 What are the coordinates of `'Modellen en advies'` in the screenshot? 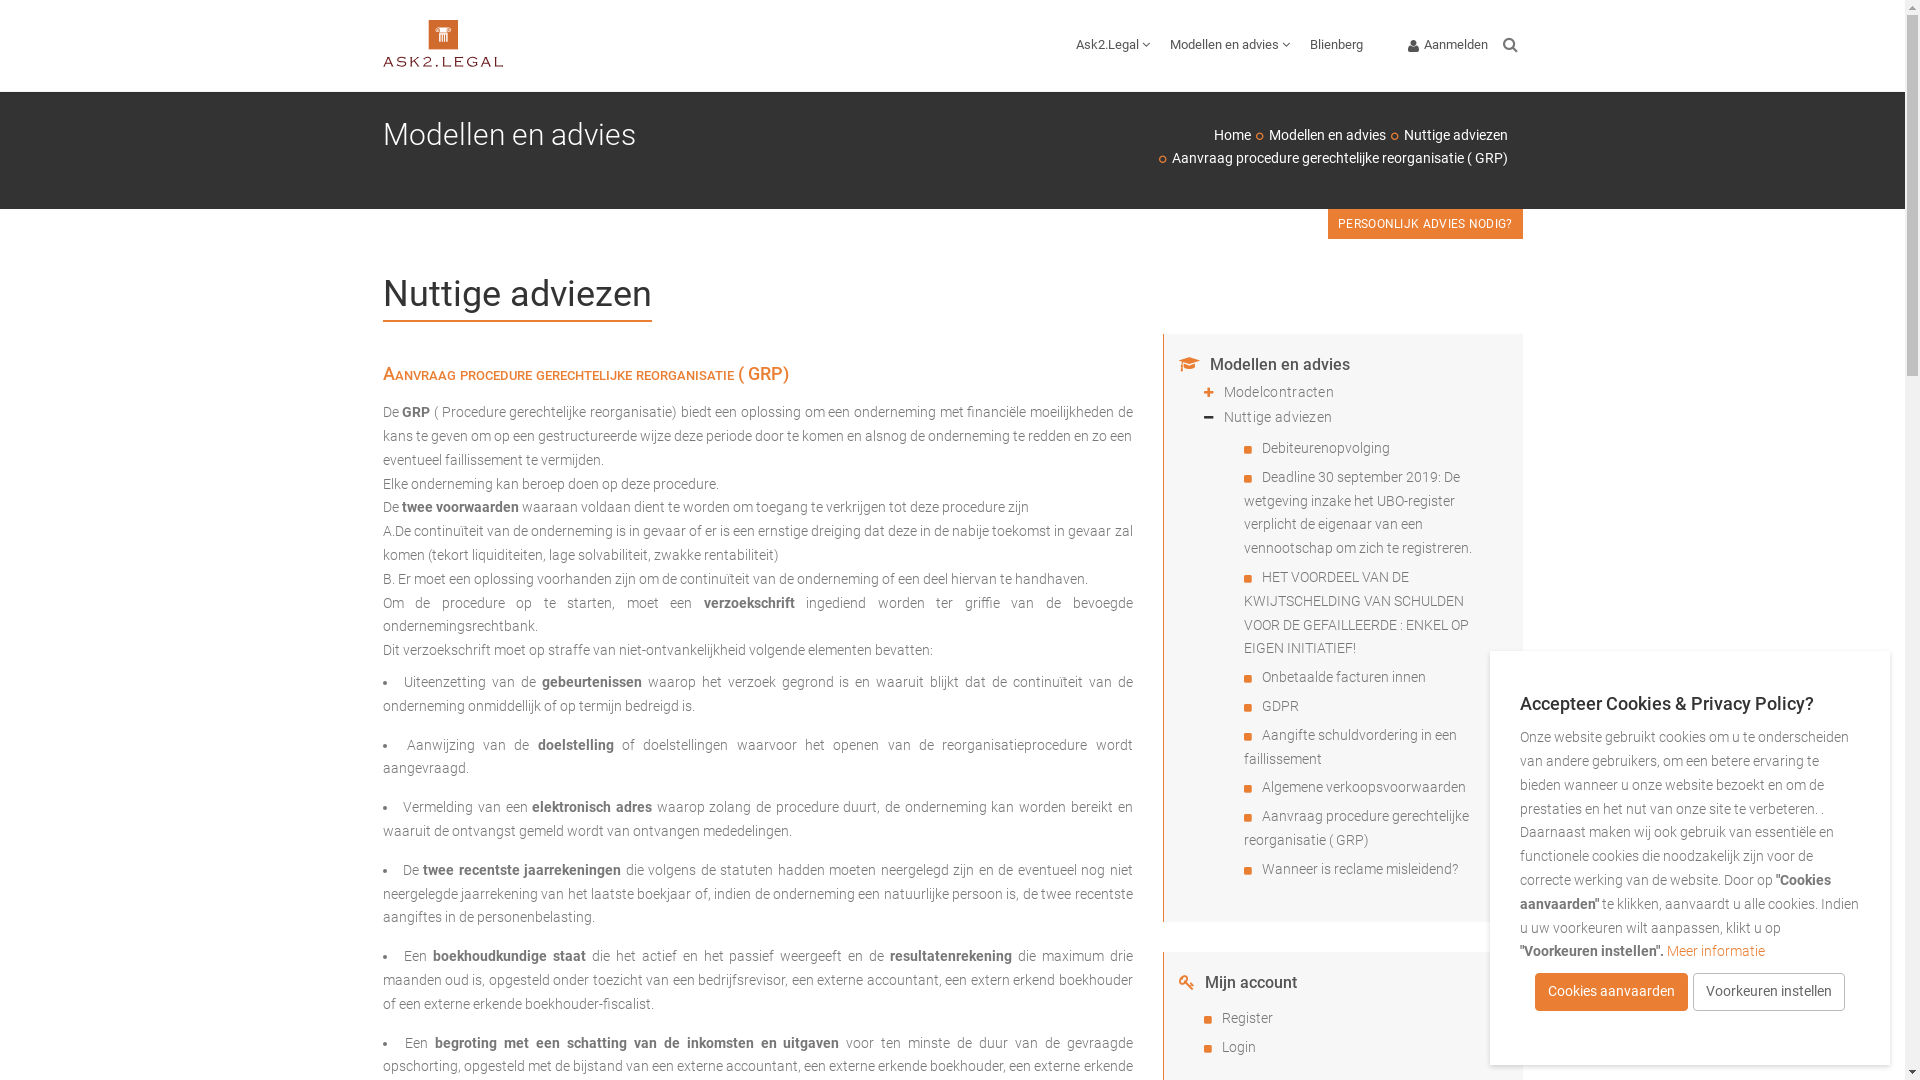 It's located at (1266, 135).